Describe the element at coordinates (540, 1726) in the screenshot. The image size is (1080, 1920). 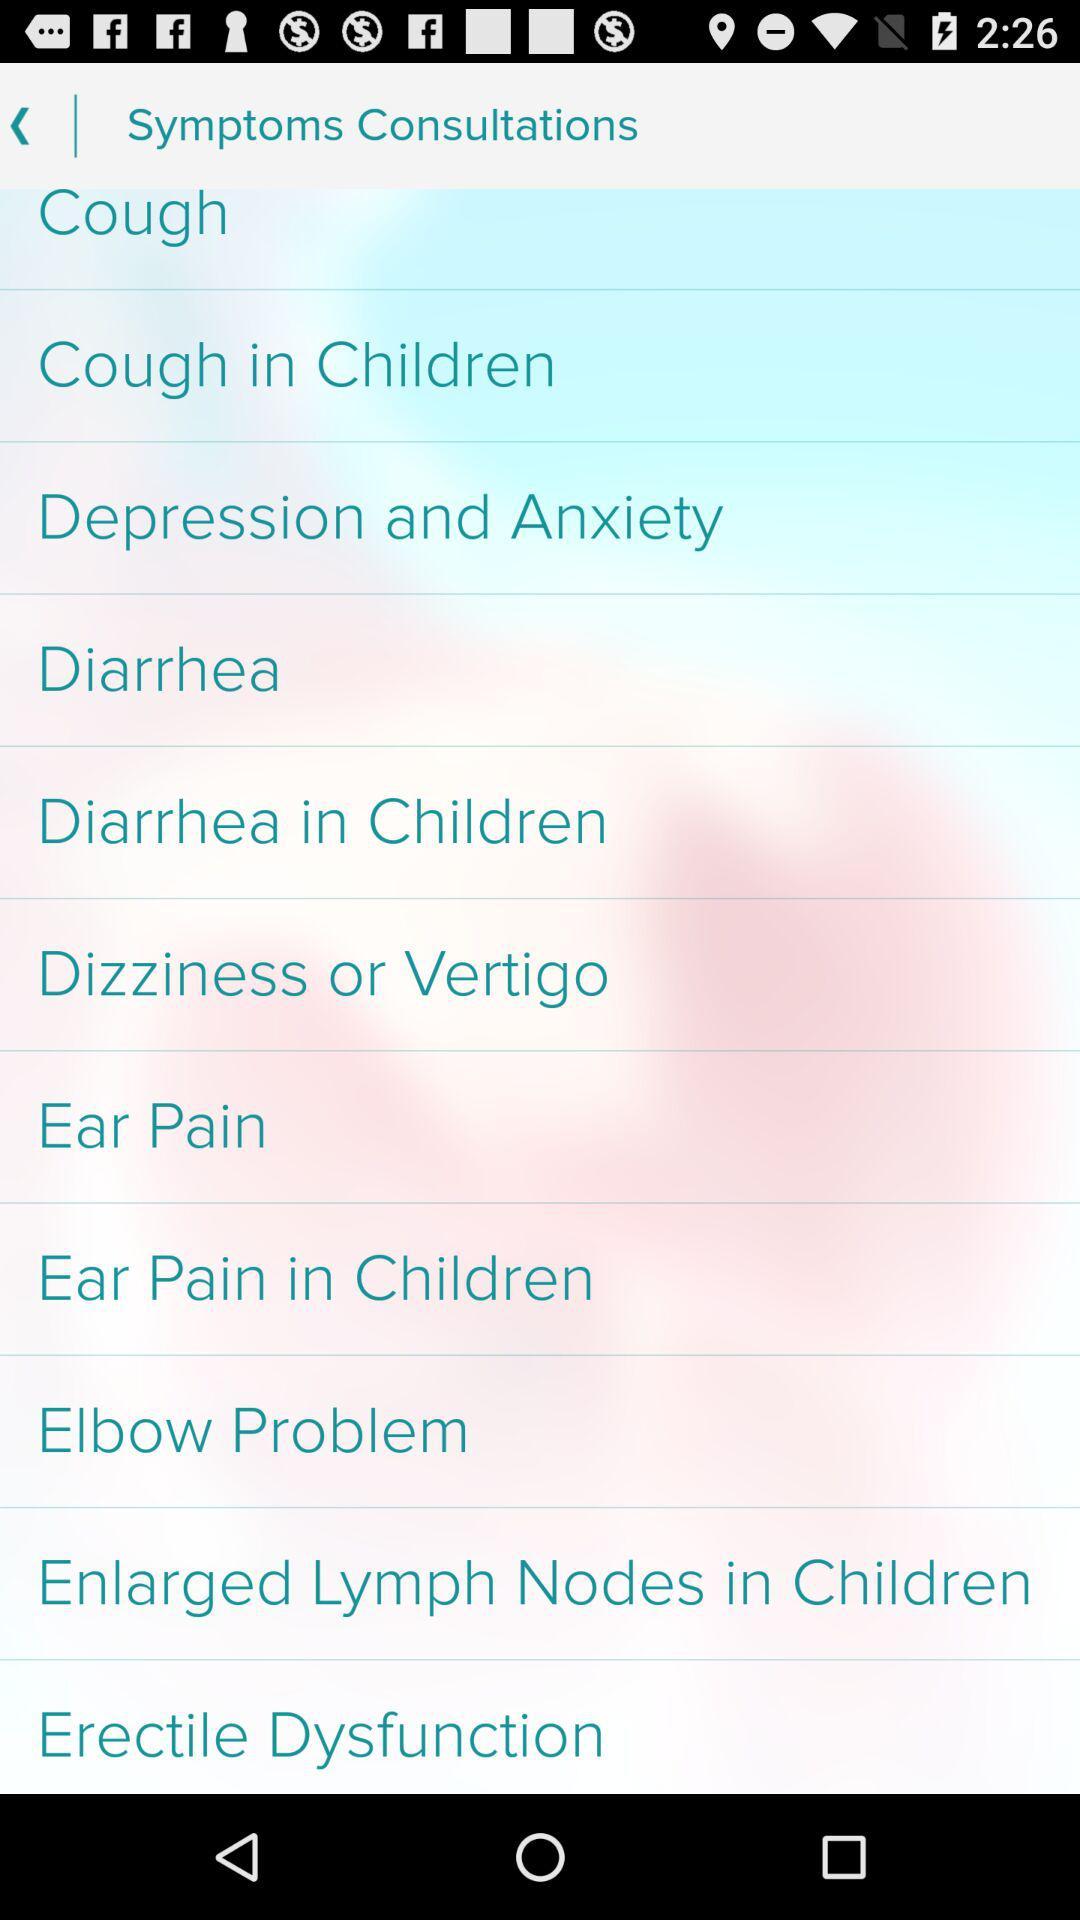
I see `app below enlarged lymph nodes` at that location.